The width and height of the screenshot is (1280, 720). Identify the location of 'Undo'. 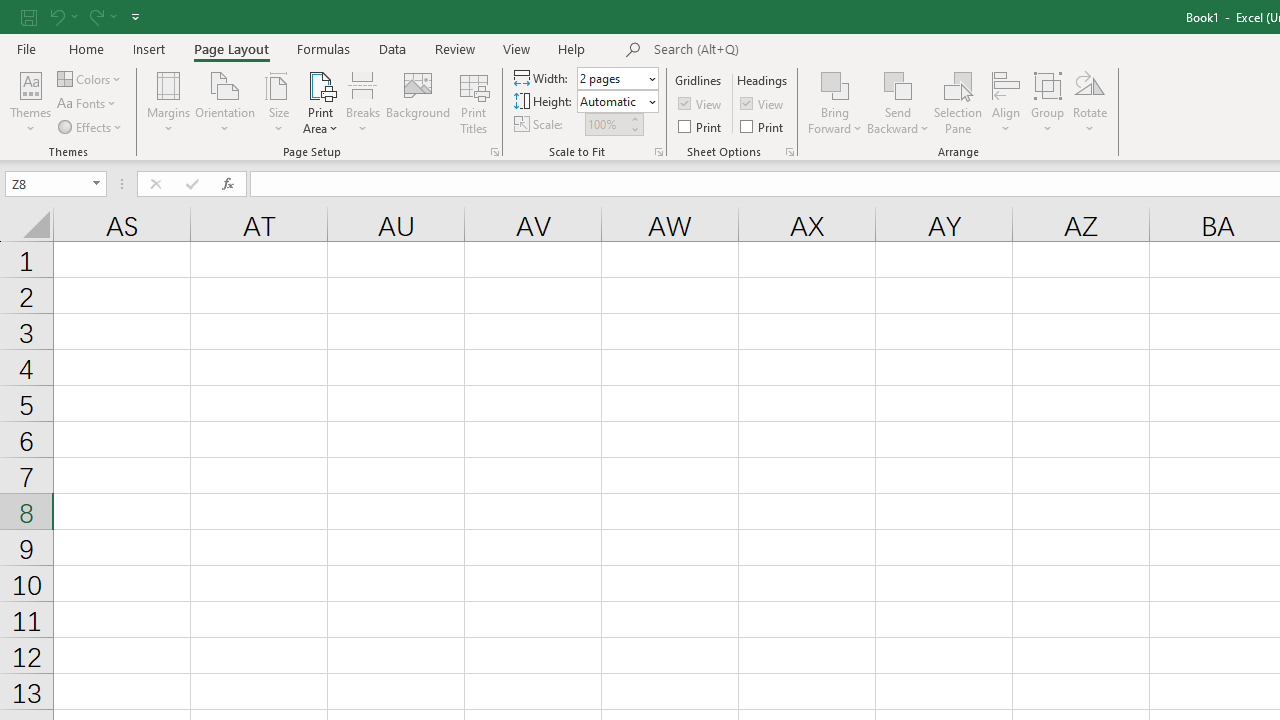
(56, 16).